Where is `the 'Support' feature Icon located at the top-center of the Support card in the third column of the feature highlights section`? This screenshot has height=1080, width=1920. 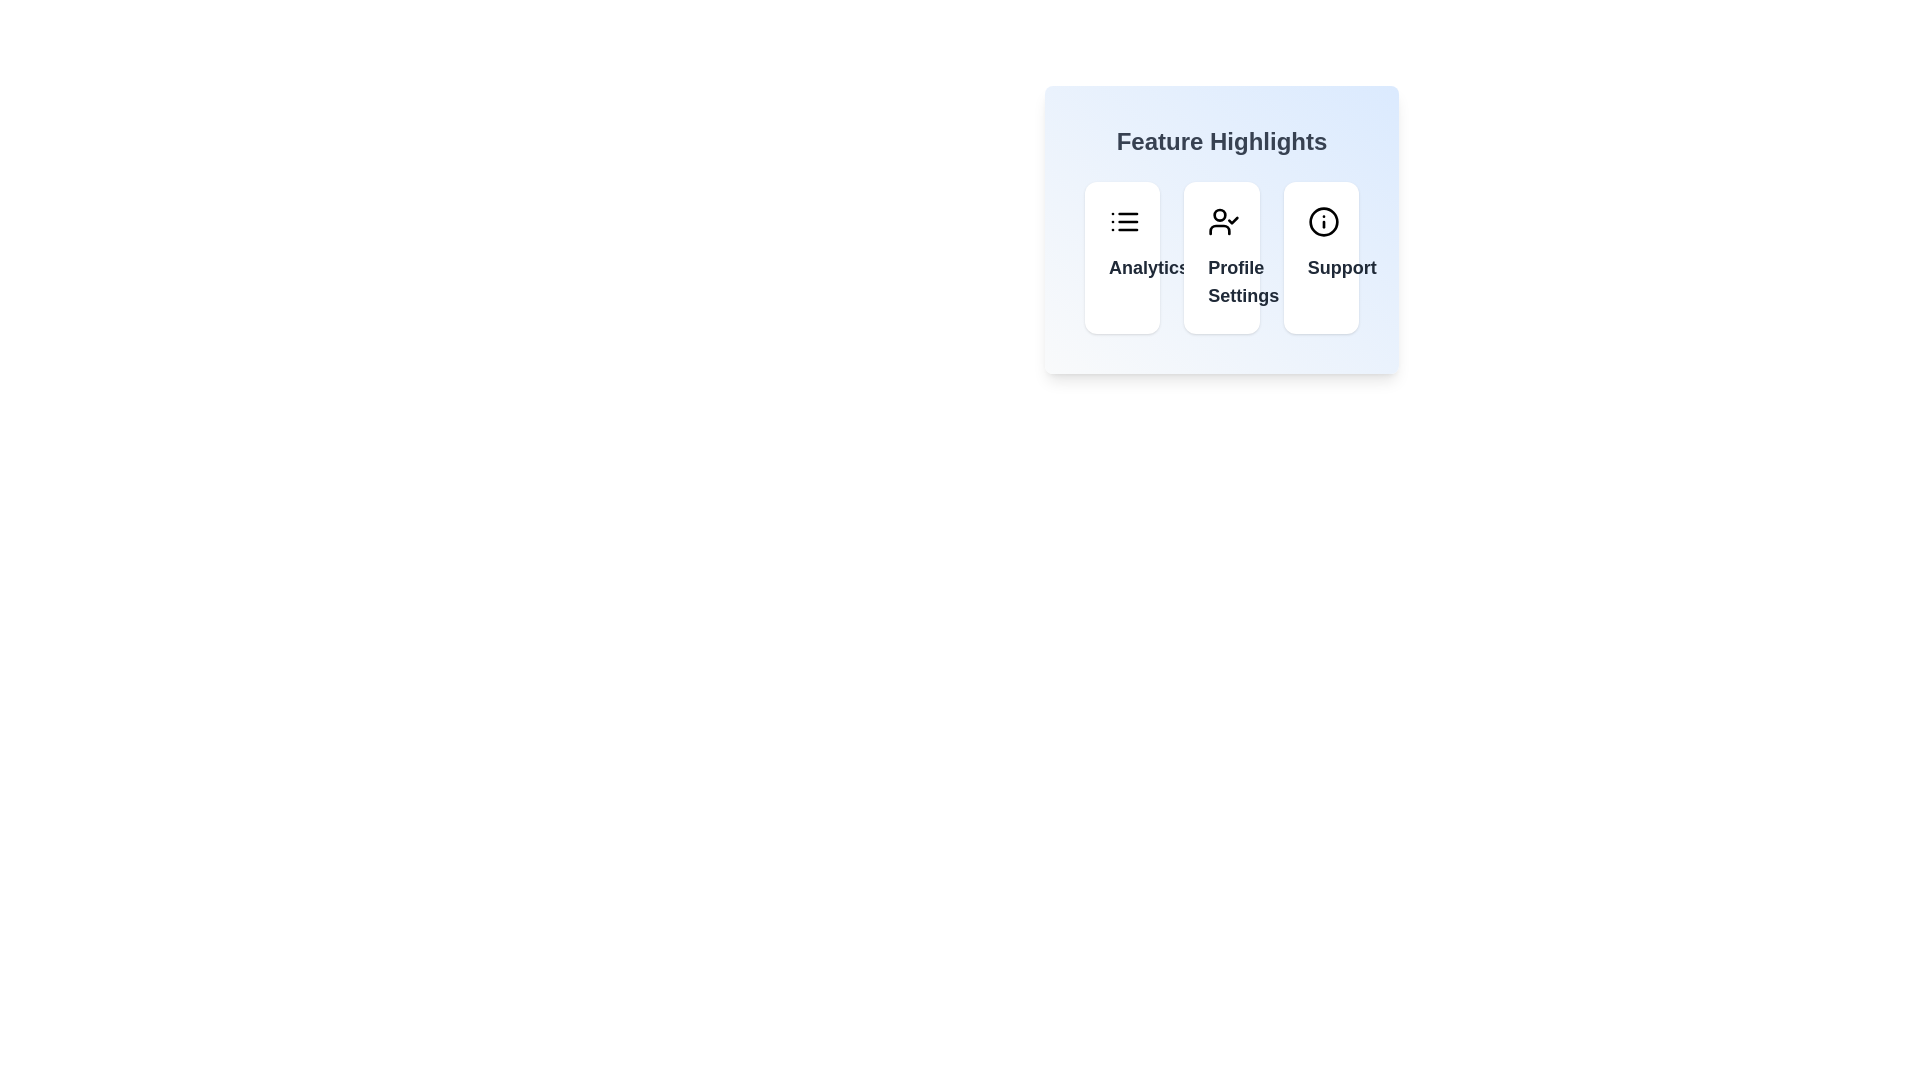 the 'Support' feature Icon located at the top-center of the Support card in the third column of the feature highlights section is located at coordinates (1323, 222).